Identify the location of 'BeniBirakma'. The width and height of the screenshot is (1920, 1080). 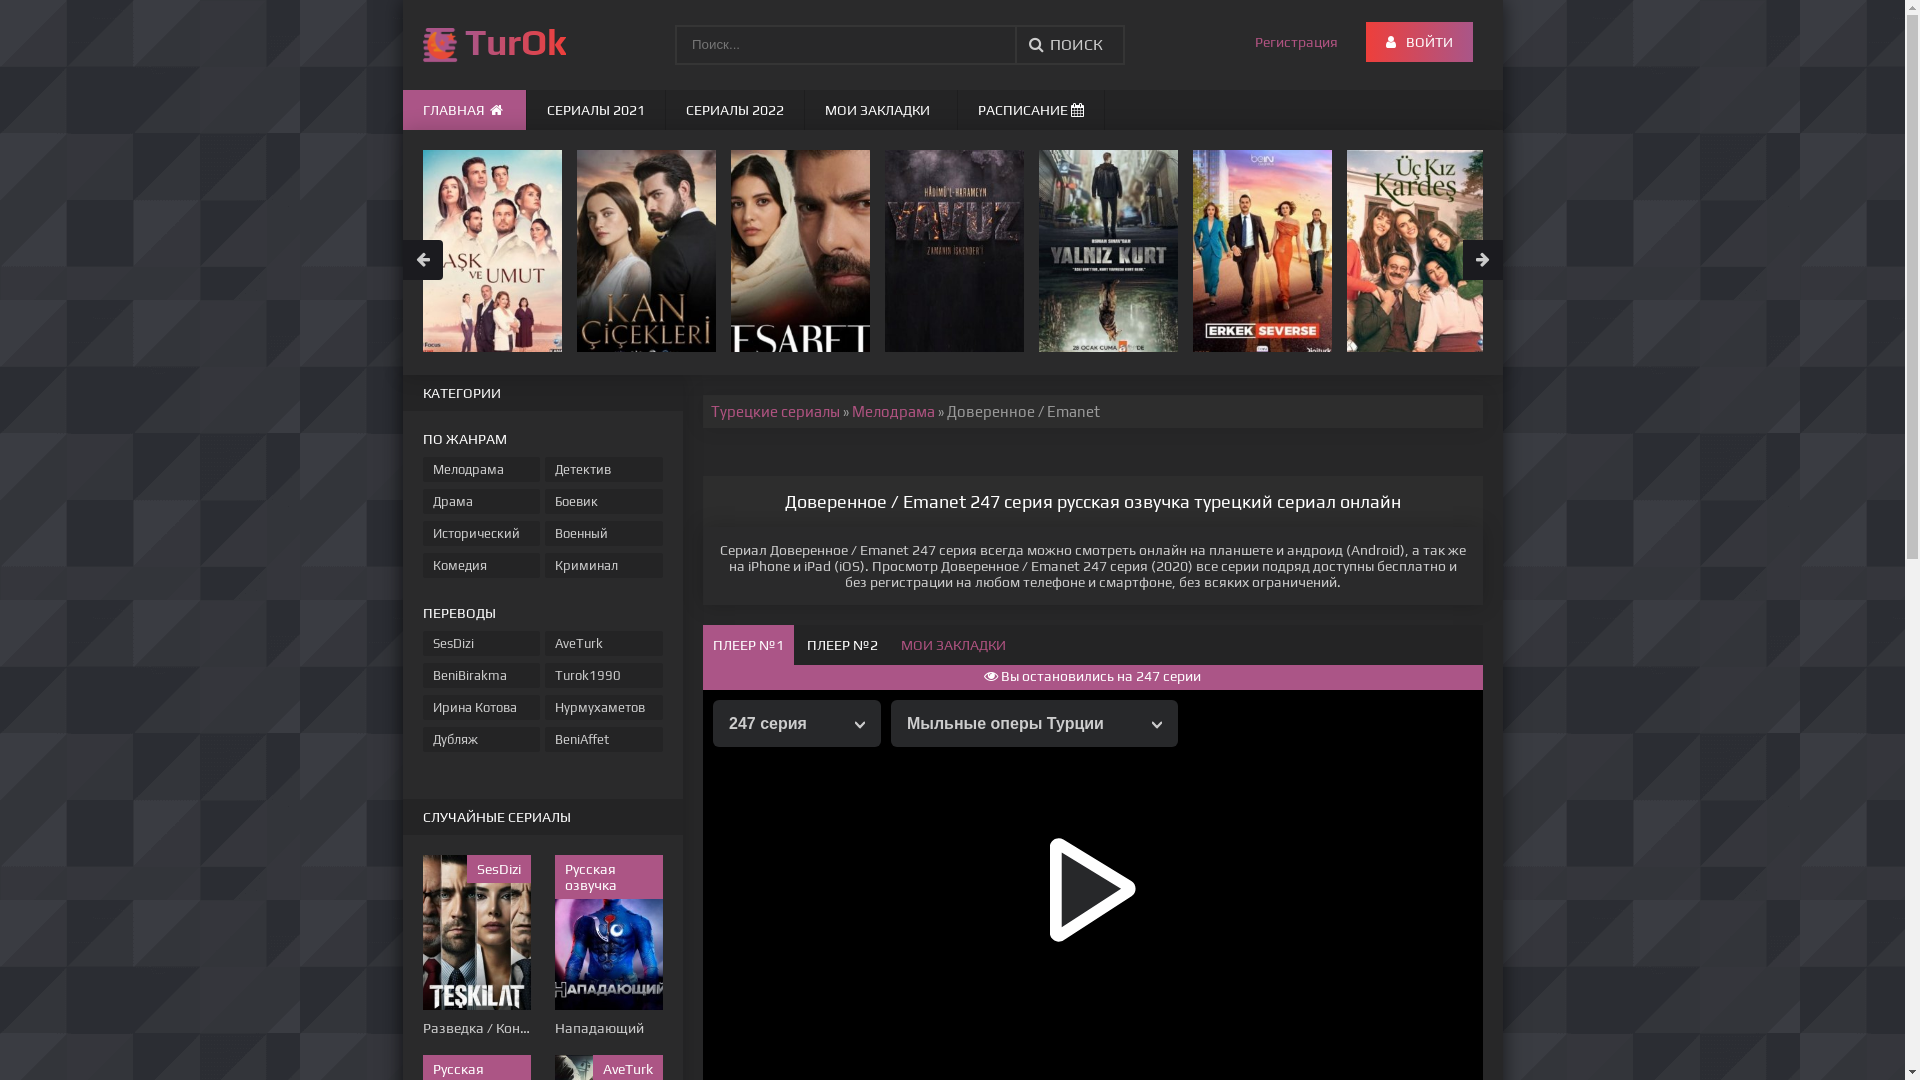
(480, 675).